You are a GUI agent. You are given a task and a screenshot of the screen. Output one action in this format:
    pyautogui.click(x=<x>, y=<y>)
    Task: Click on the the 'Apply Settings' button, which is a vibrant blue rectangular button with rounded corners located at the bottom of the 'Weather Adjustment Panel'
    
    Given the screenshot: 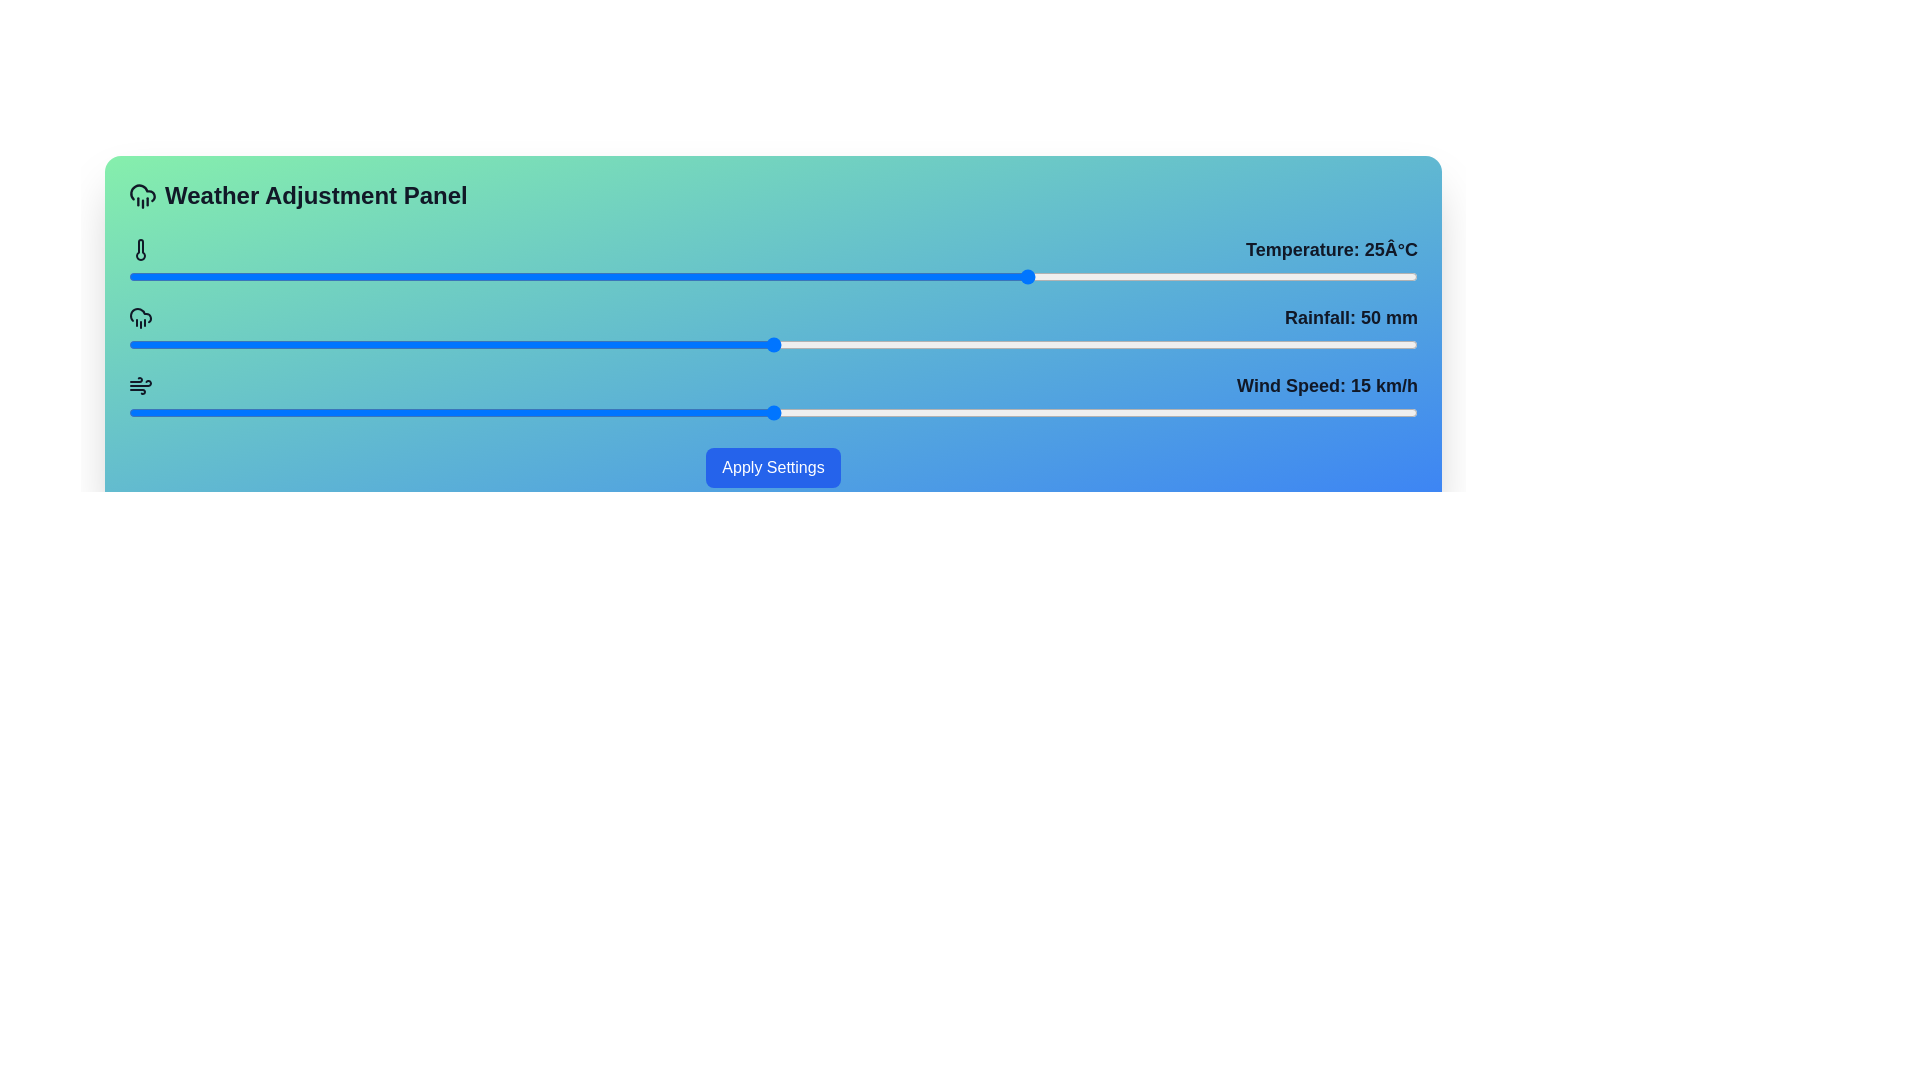 What is the action you would take?
    pyautogui.click(x=772, y=467)
    